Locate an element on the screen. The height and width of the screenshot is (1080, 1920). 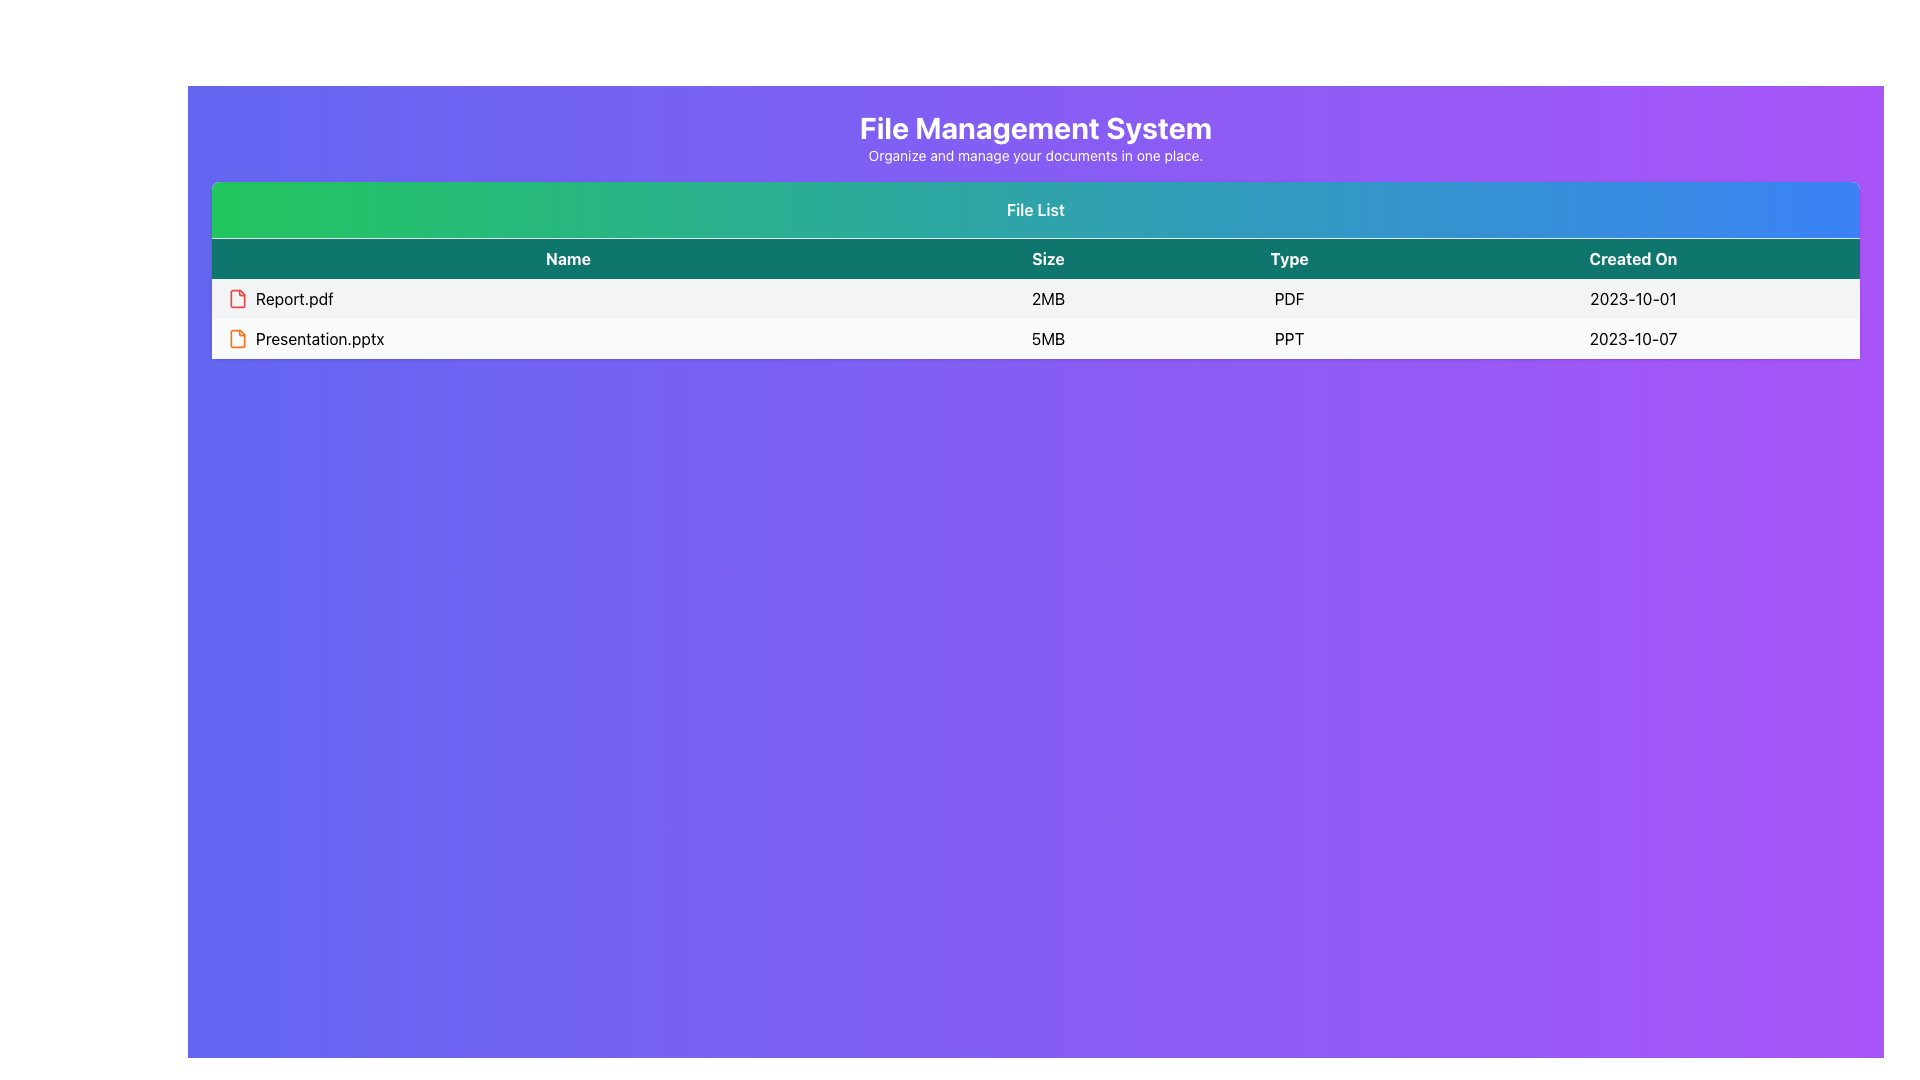
the orange file icon representing 'Presentation.pptx', located is located at coordinates (240, 338).